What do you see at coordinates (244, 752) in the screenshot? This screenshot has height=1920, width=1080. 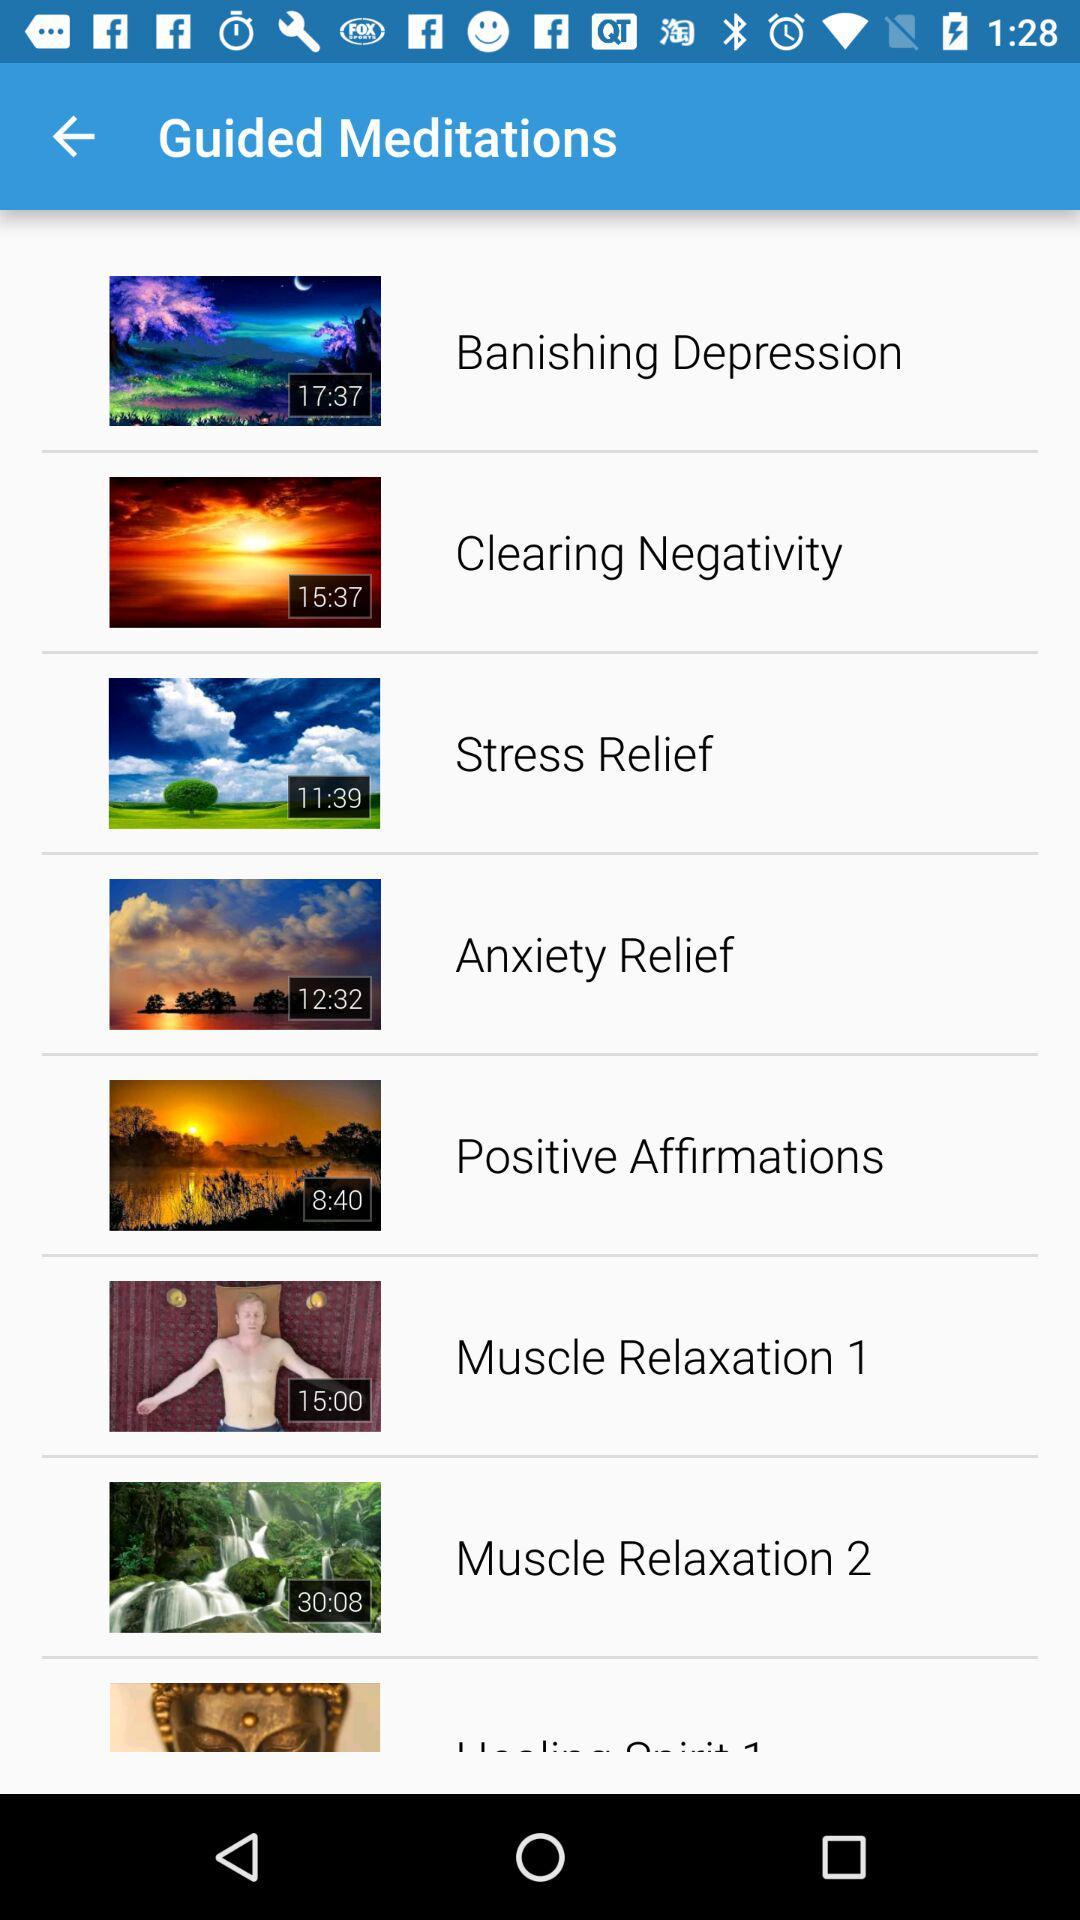 I see `the image left to the stress relief text` at bounding box center [244, 752].